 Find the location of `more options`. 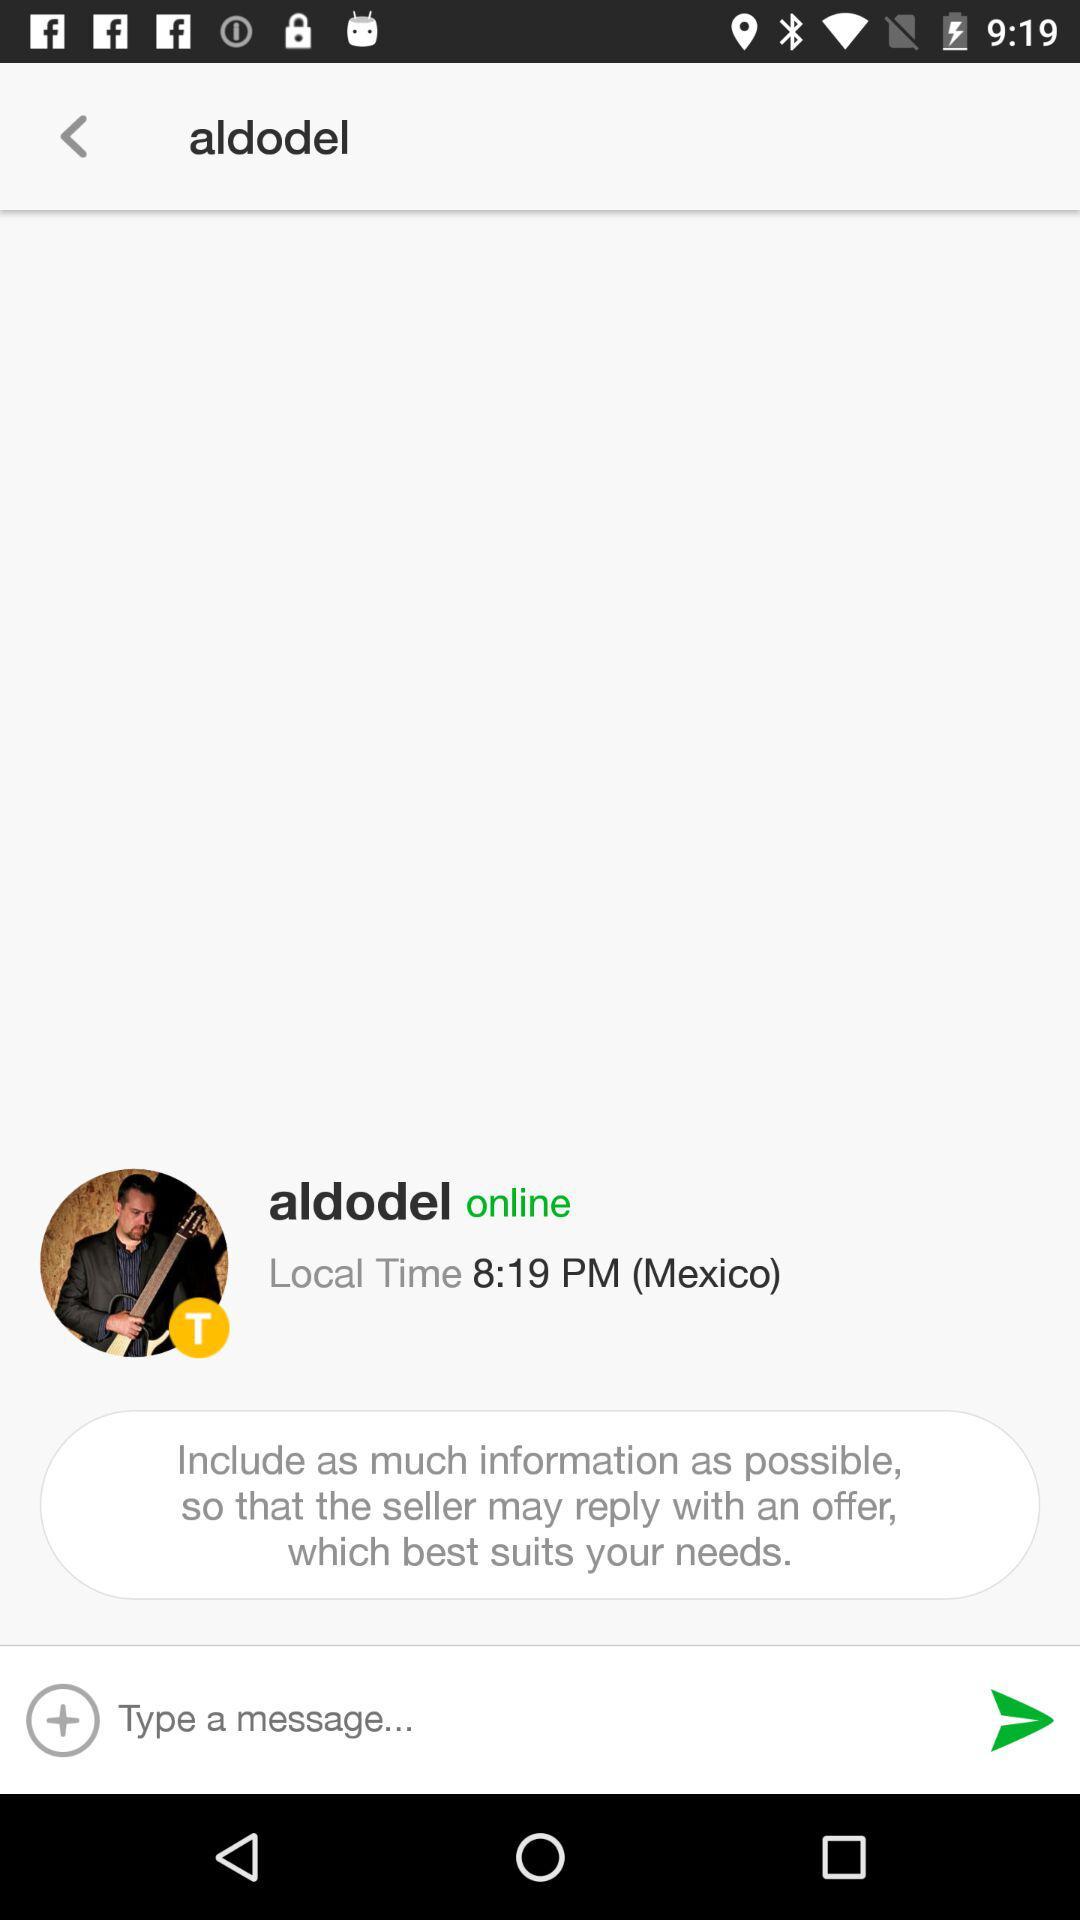

more options is located at coordinates (61, 1719).